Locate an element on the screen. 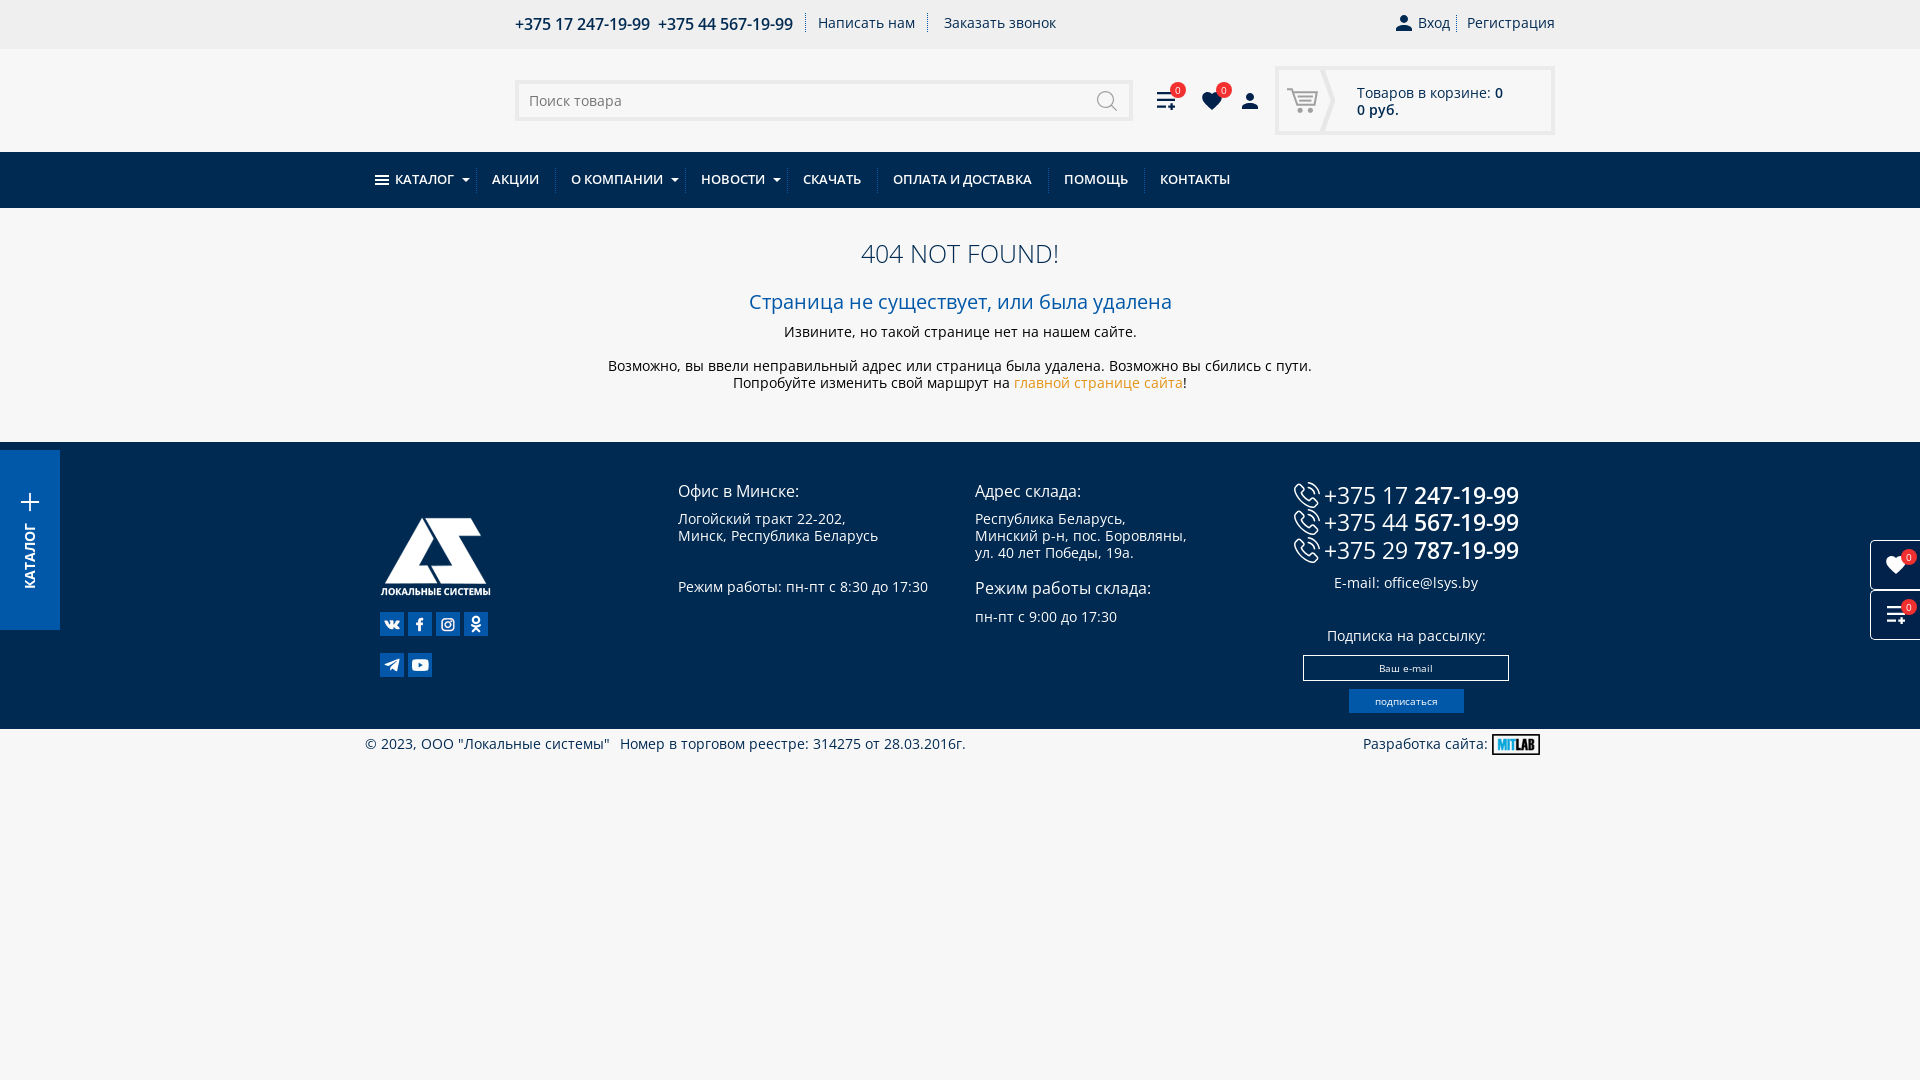  '+375 29 787-19-99' is located at coordinates (1405, 550).